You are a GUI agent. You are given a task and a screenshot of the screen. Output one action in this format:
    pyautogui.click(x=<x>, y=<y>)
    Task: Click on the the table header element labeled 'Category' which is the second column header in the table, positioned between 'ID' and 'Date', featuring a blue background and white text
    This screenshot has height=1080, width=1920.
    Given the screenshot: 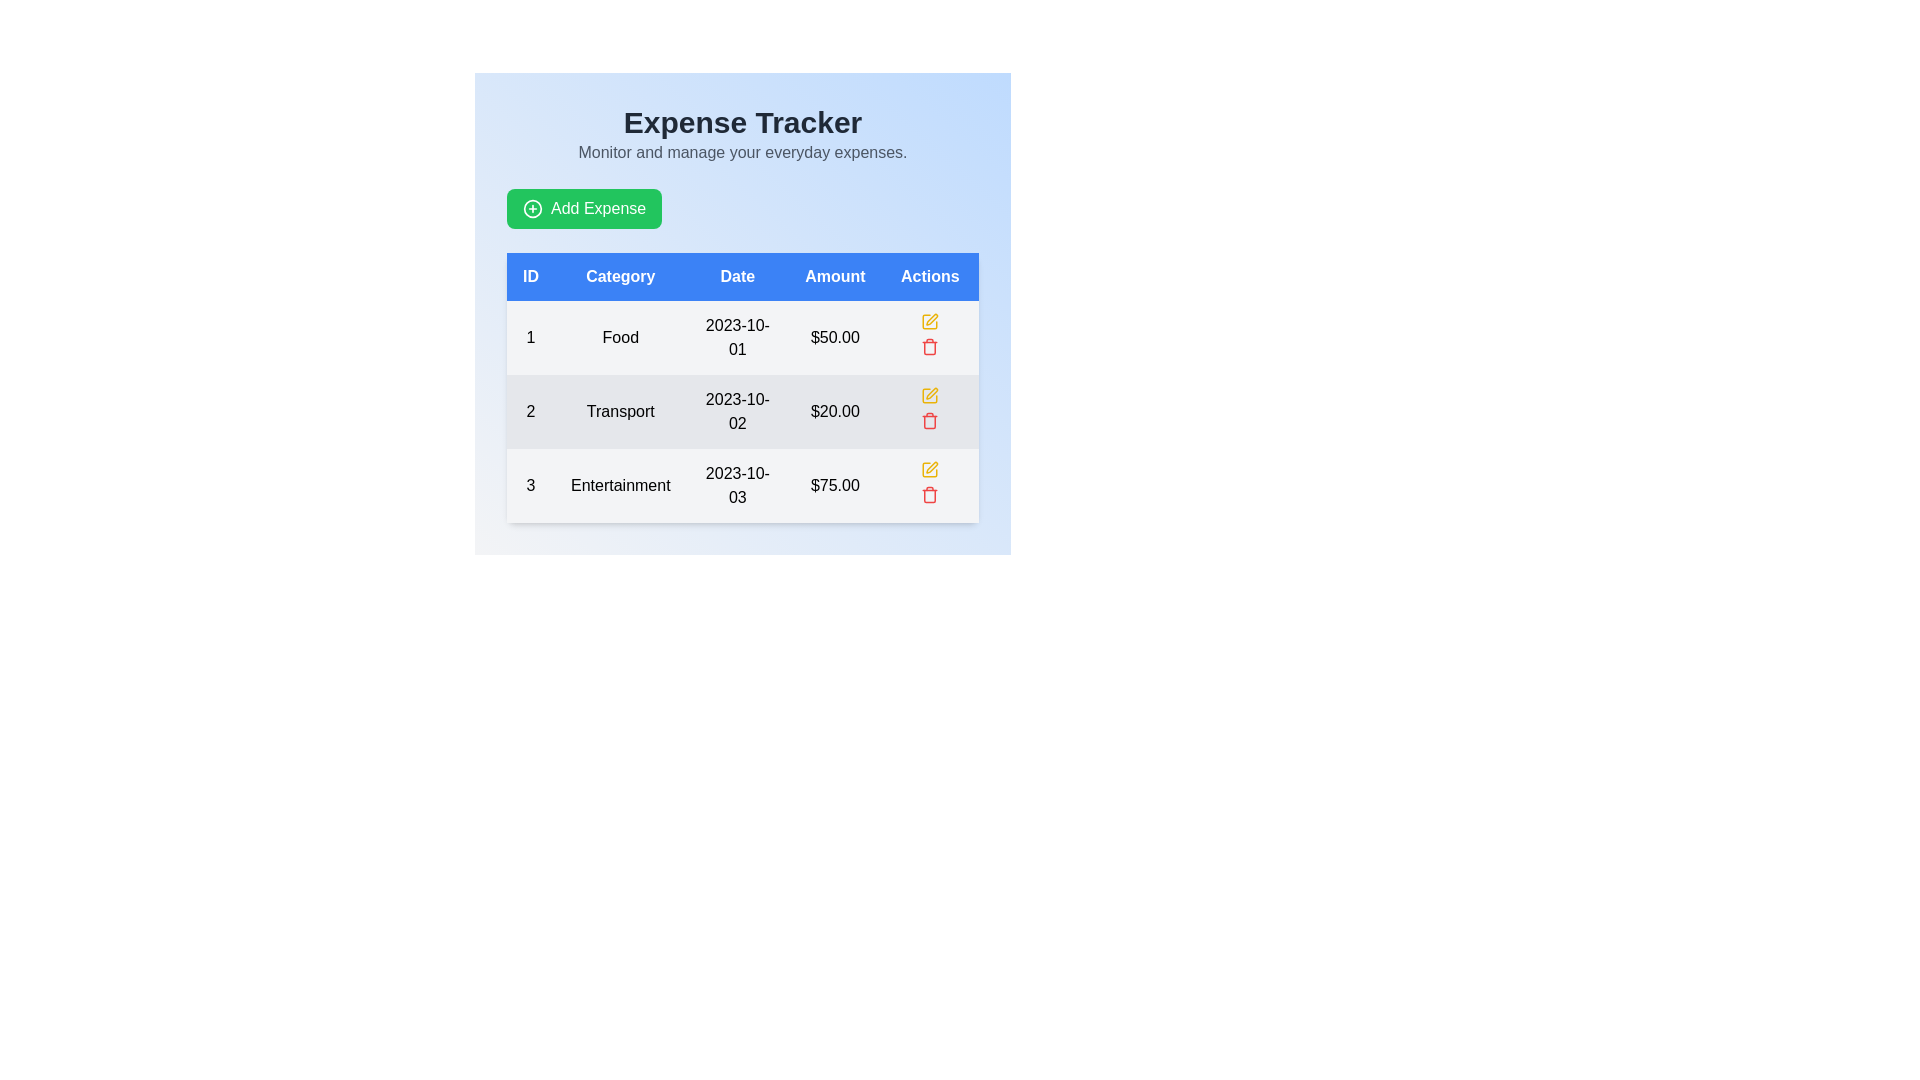 What is the action you would take?
    pyautogui.click(x=619, y=277)
    